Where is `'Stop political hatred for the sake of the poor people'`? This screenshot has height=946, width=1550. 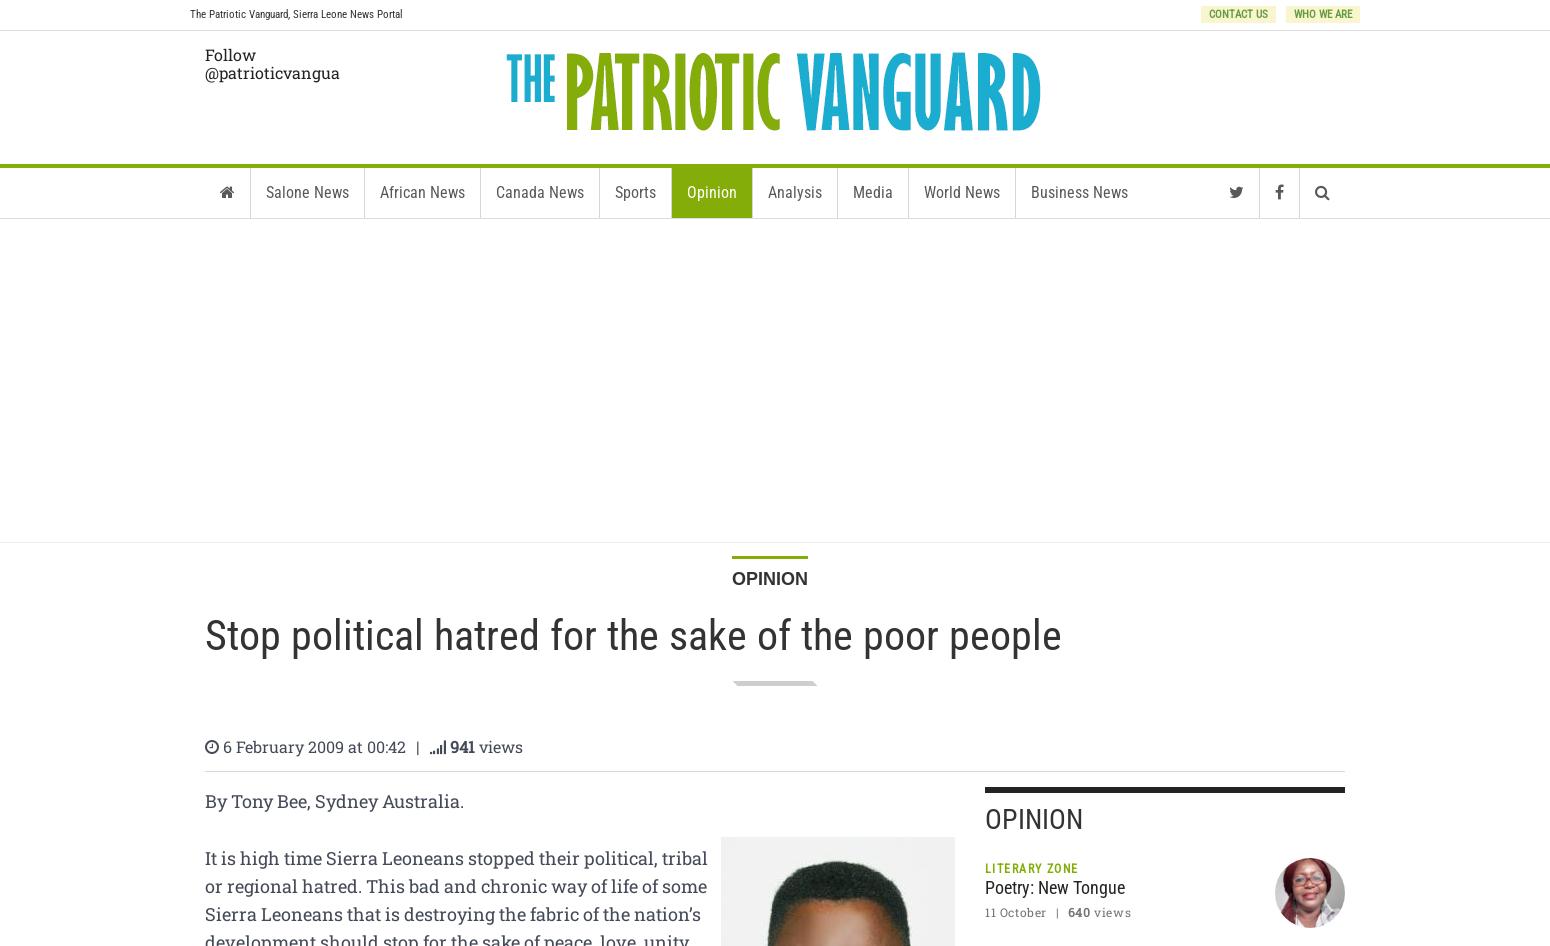
'Stop political hatred for the sake of the poor people' is located at coordinates (632, 635).